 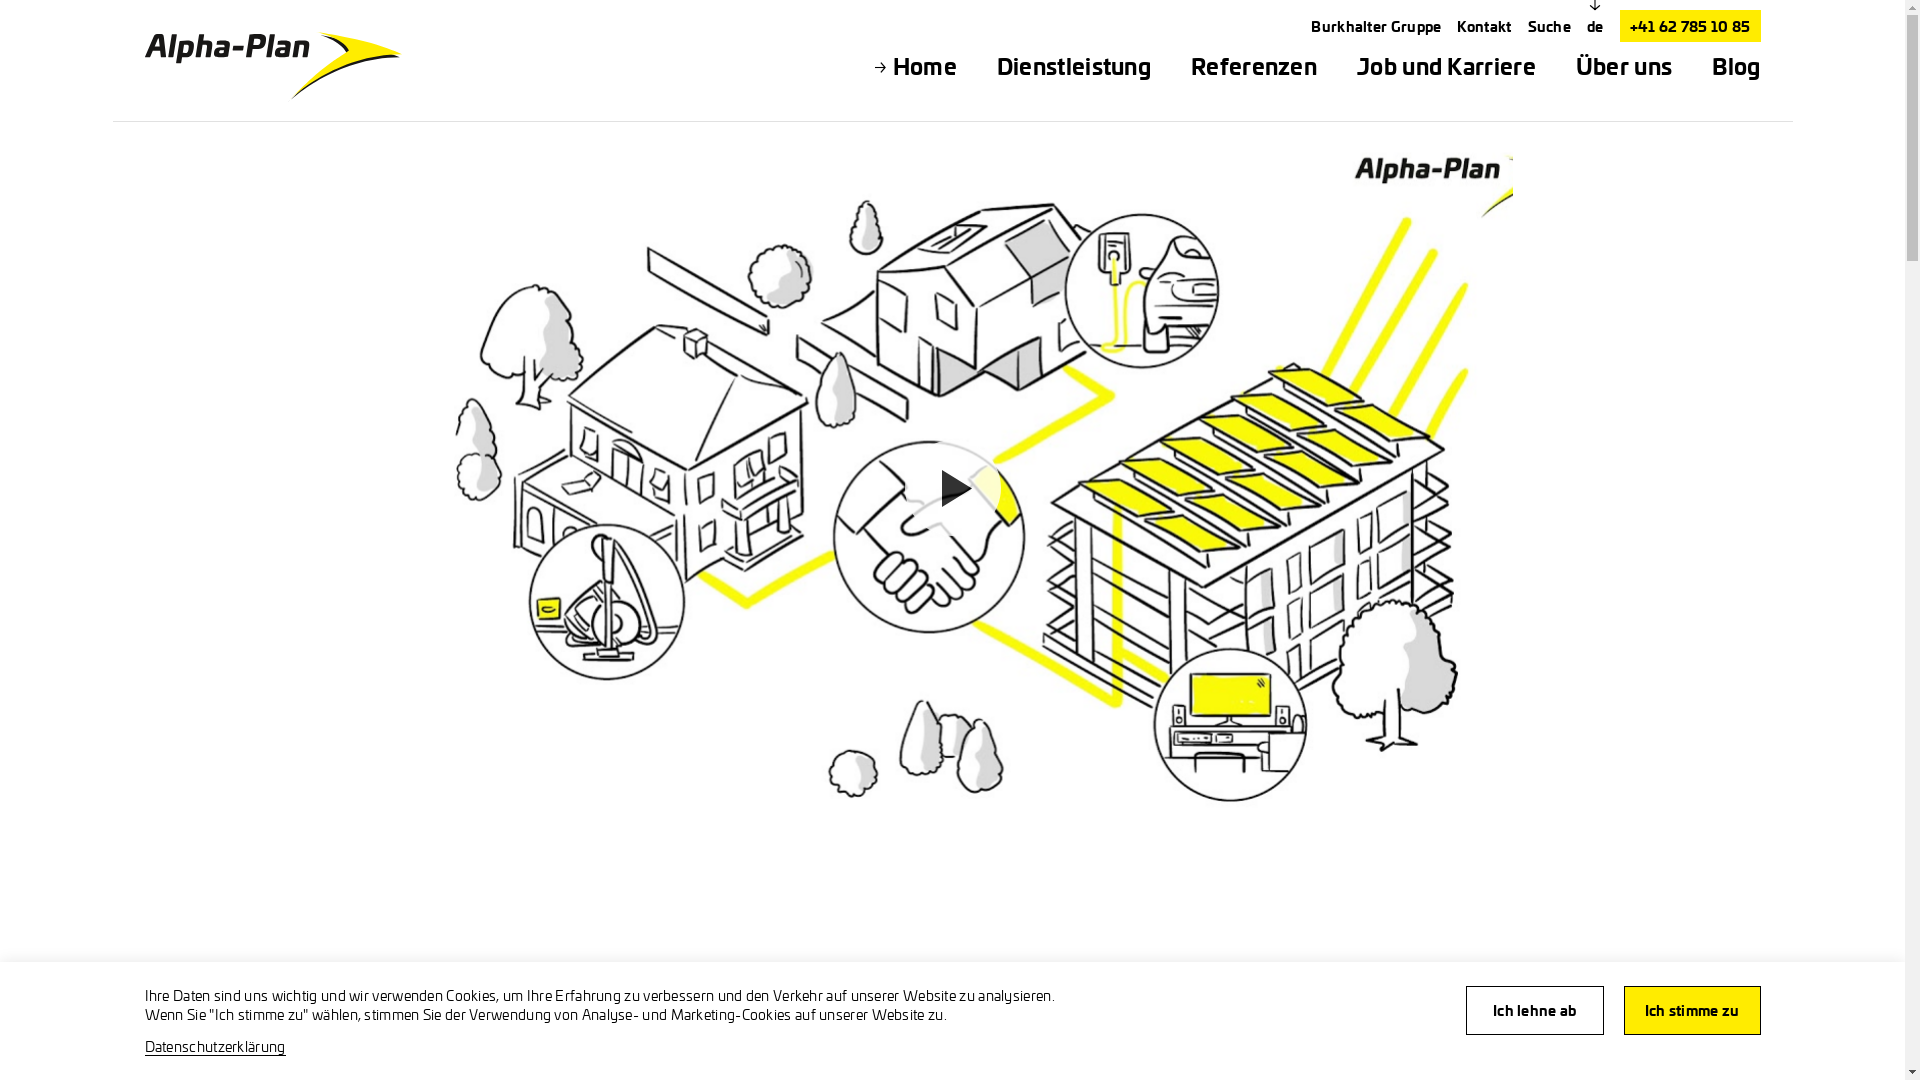 What do you see at coordinates (1534, 1010) in the screenshot?
I see `'Ich lehne ab'` at bounding box center [1534, 1010].